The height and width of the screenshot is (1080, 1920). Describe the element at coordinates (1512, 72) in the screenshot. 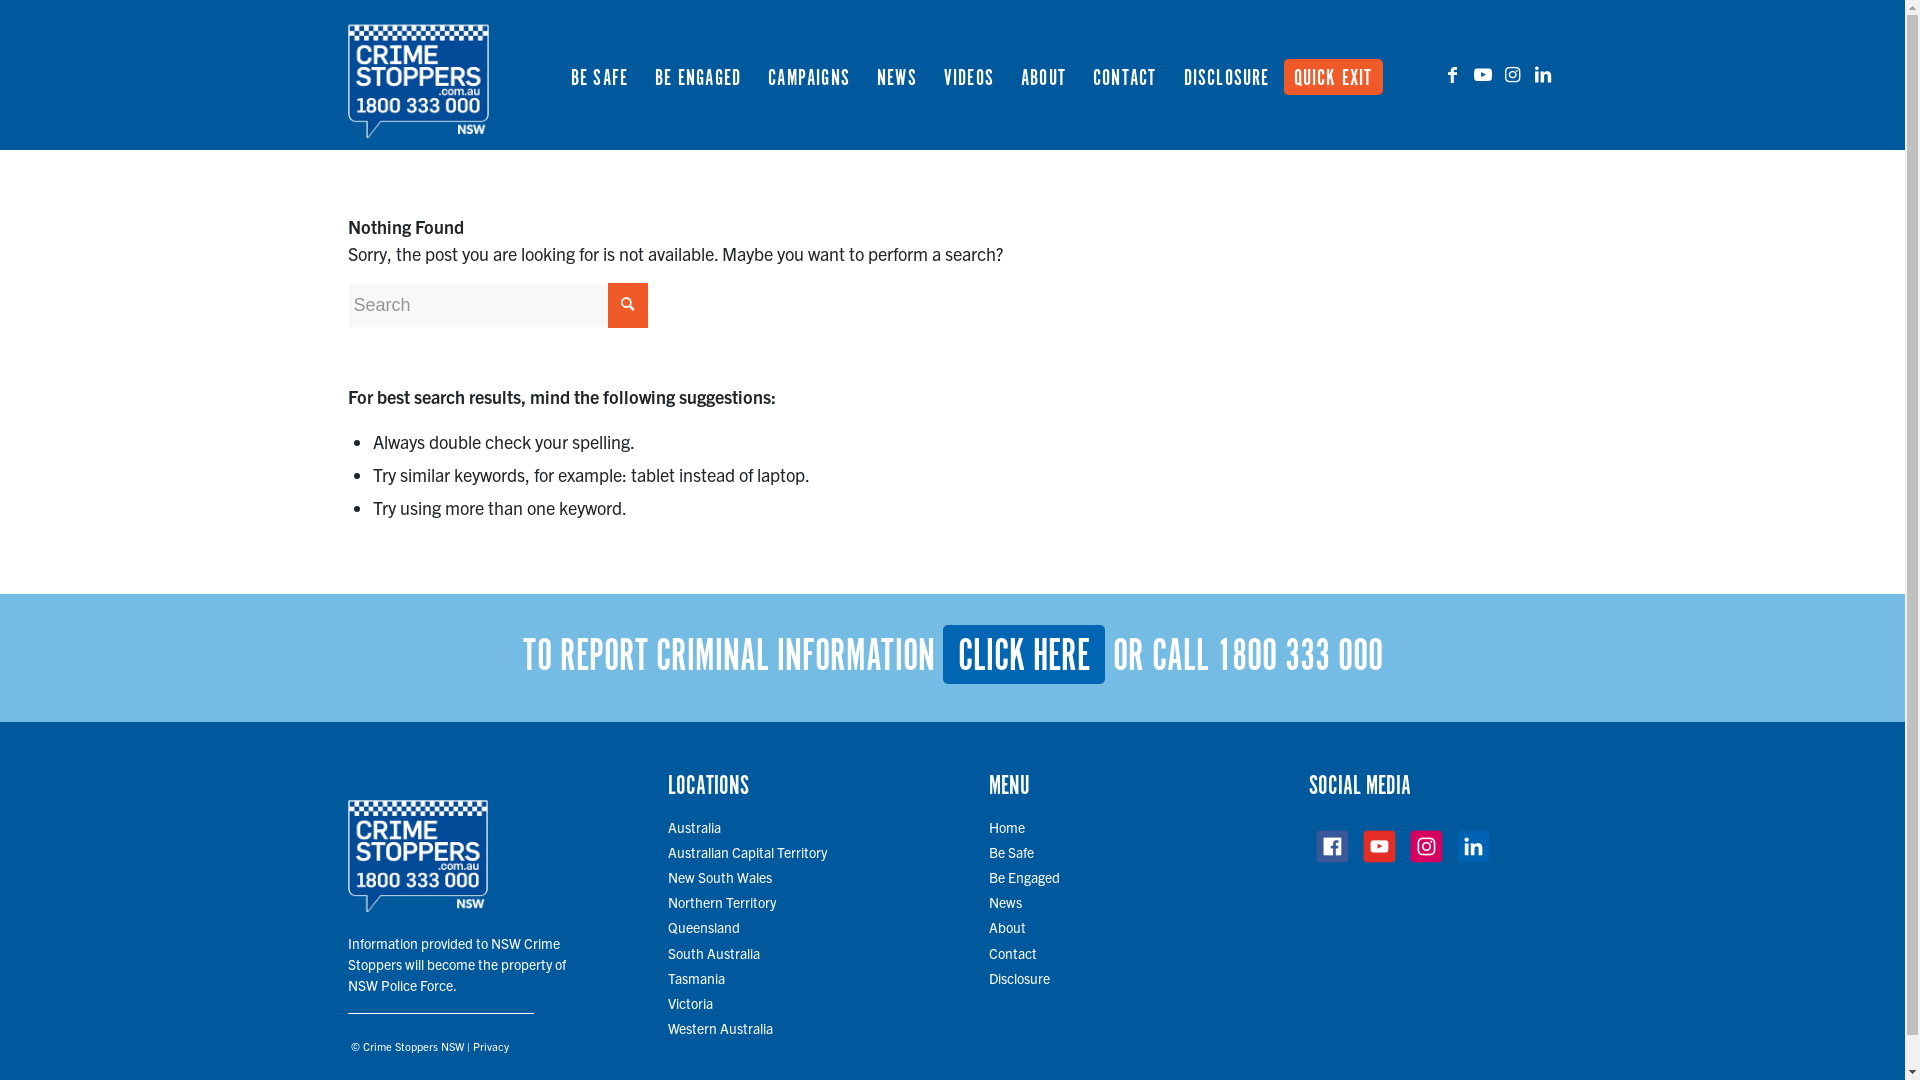

I see `'Instagram'` at that location.